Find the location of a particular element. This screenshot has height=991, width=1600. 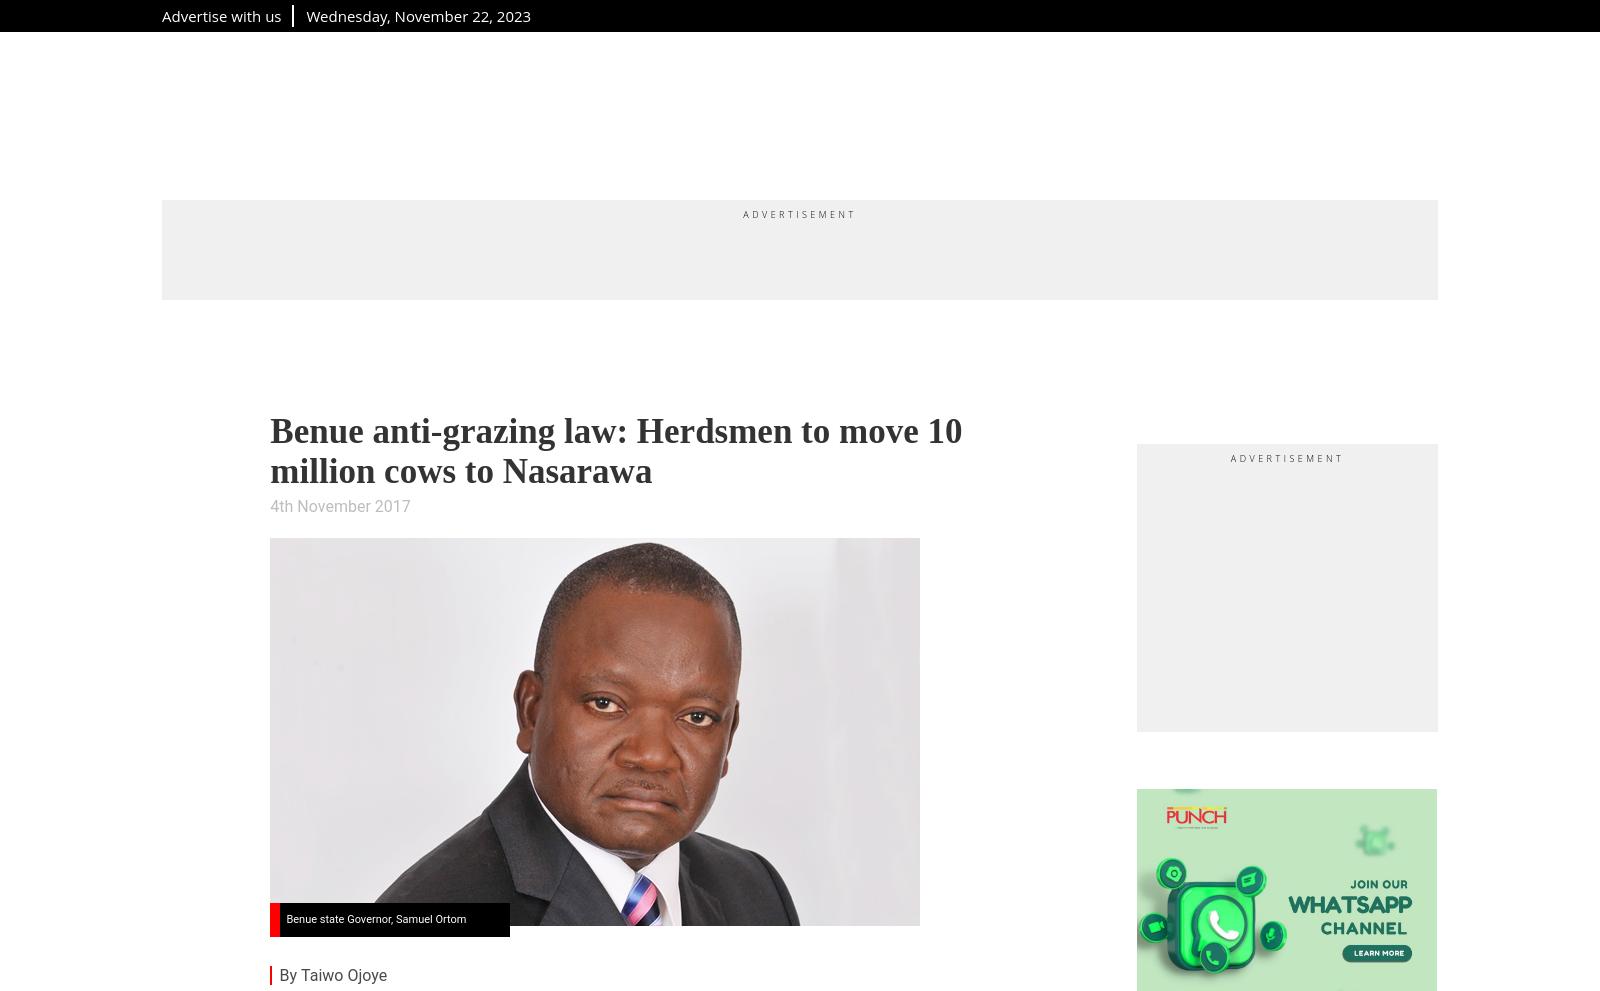

'Politics' is located at coordinates (799, 110).